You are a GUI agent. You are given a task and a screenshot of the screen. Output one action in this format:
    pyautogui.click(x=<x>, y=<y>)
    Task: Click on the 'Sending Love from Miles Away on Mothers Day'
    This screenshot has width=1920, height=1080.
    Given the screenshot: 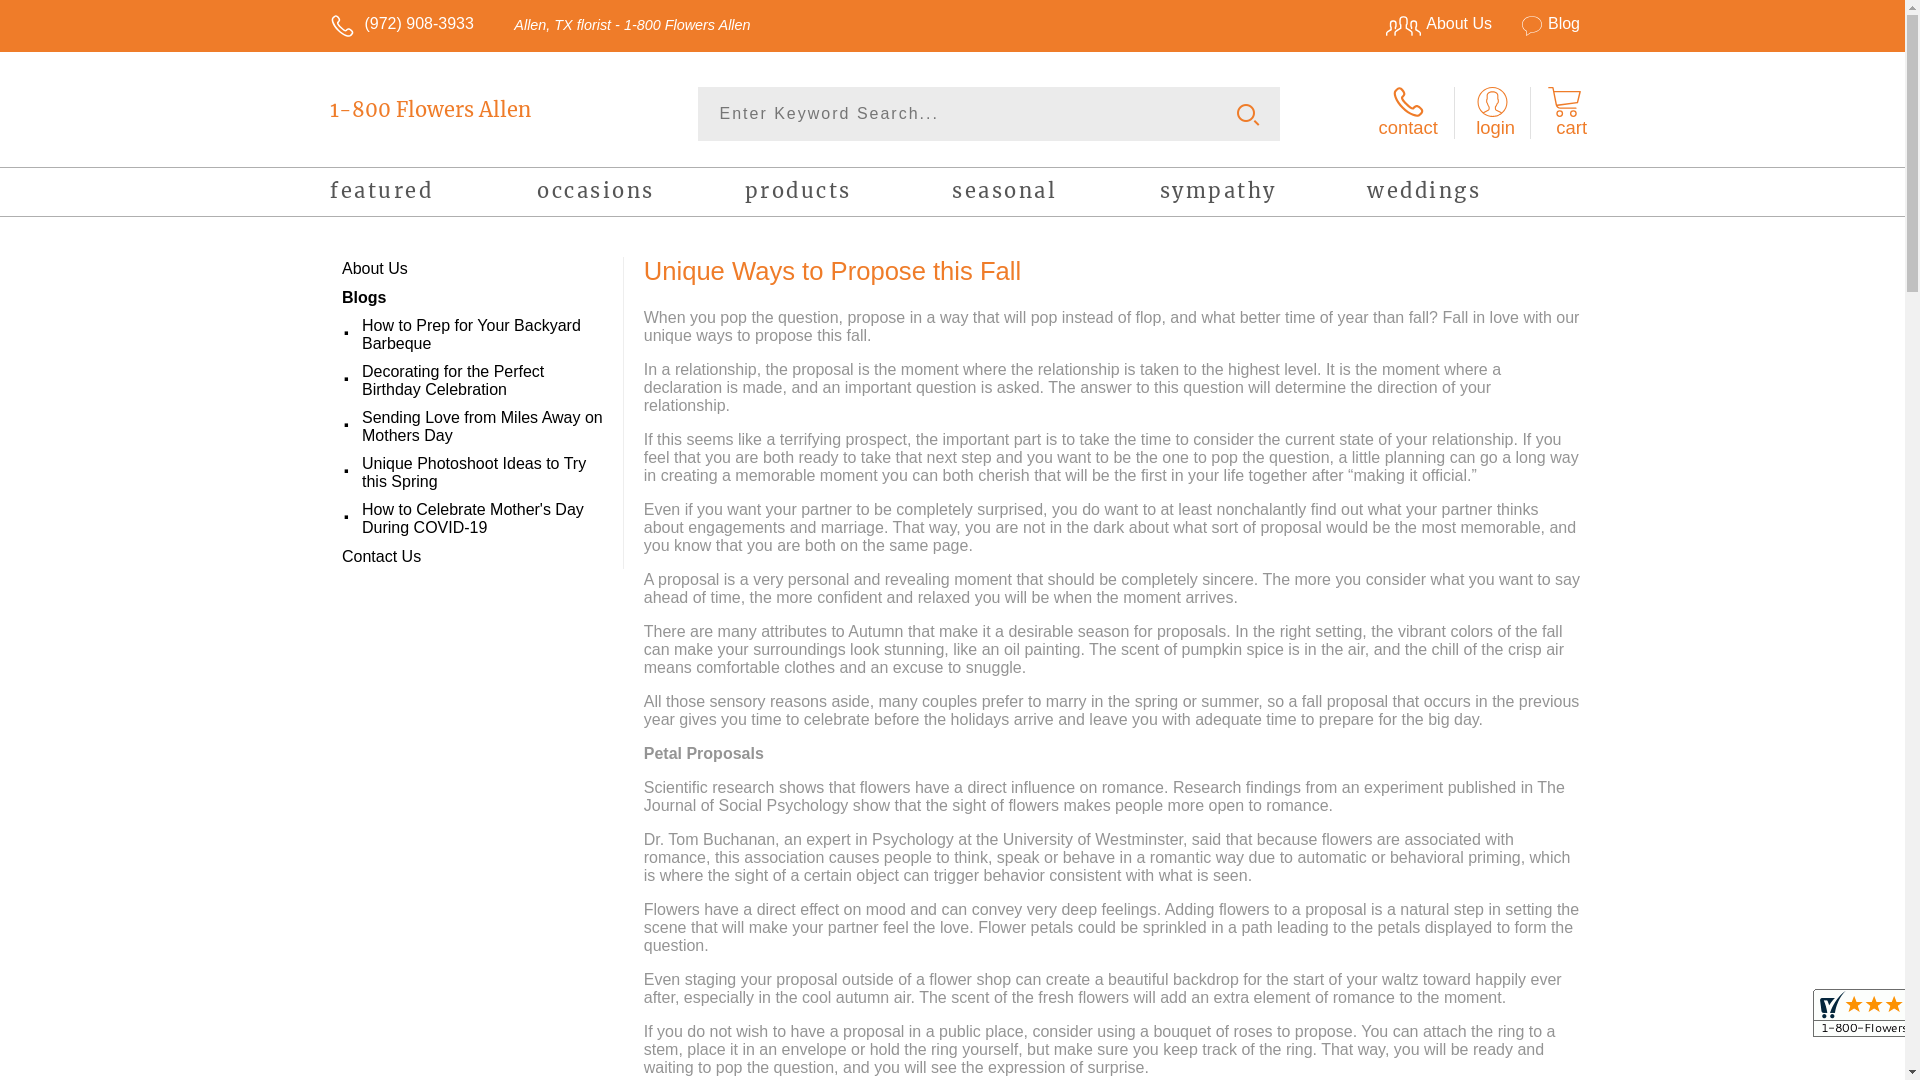 What is the action you would take?
    pyautogui.click(x=484, y=426)
    